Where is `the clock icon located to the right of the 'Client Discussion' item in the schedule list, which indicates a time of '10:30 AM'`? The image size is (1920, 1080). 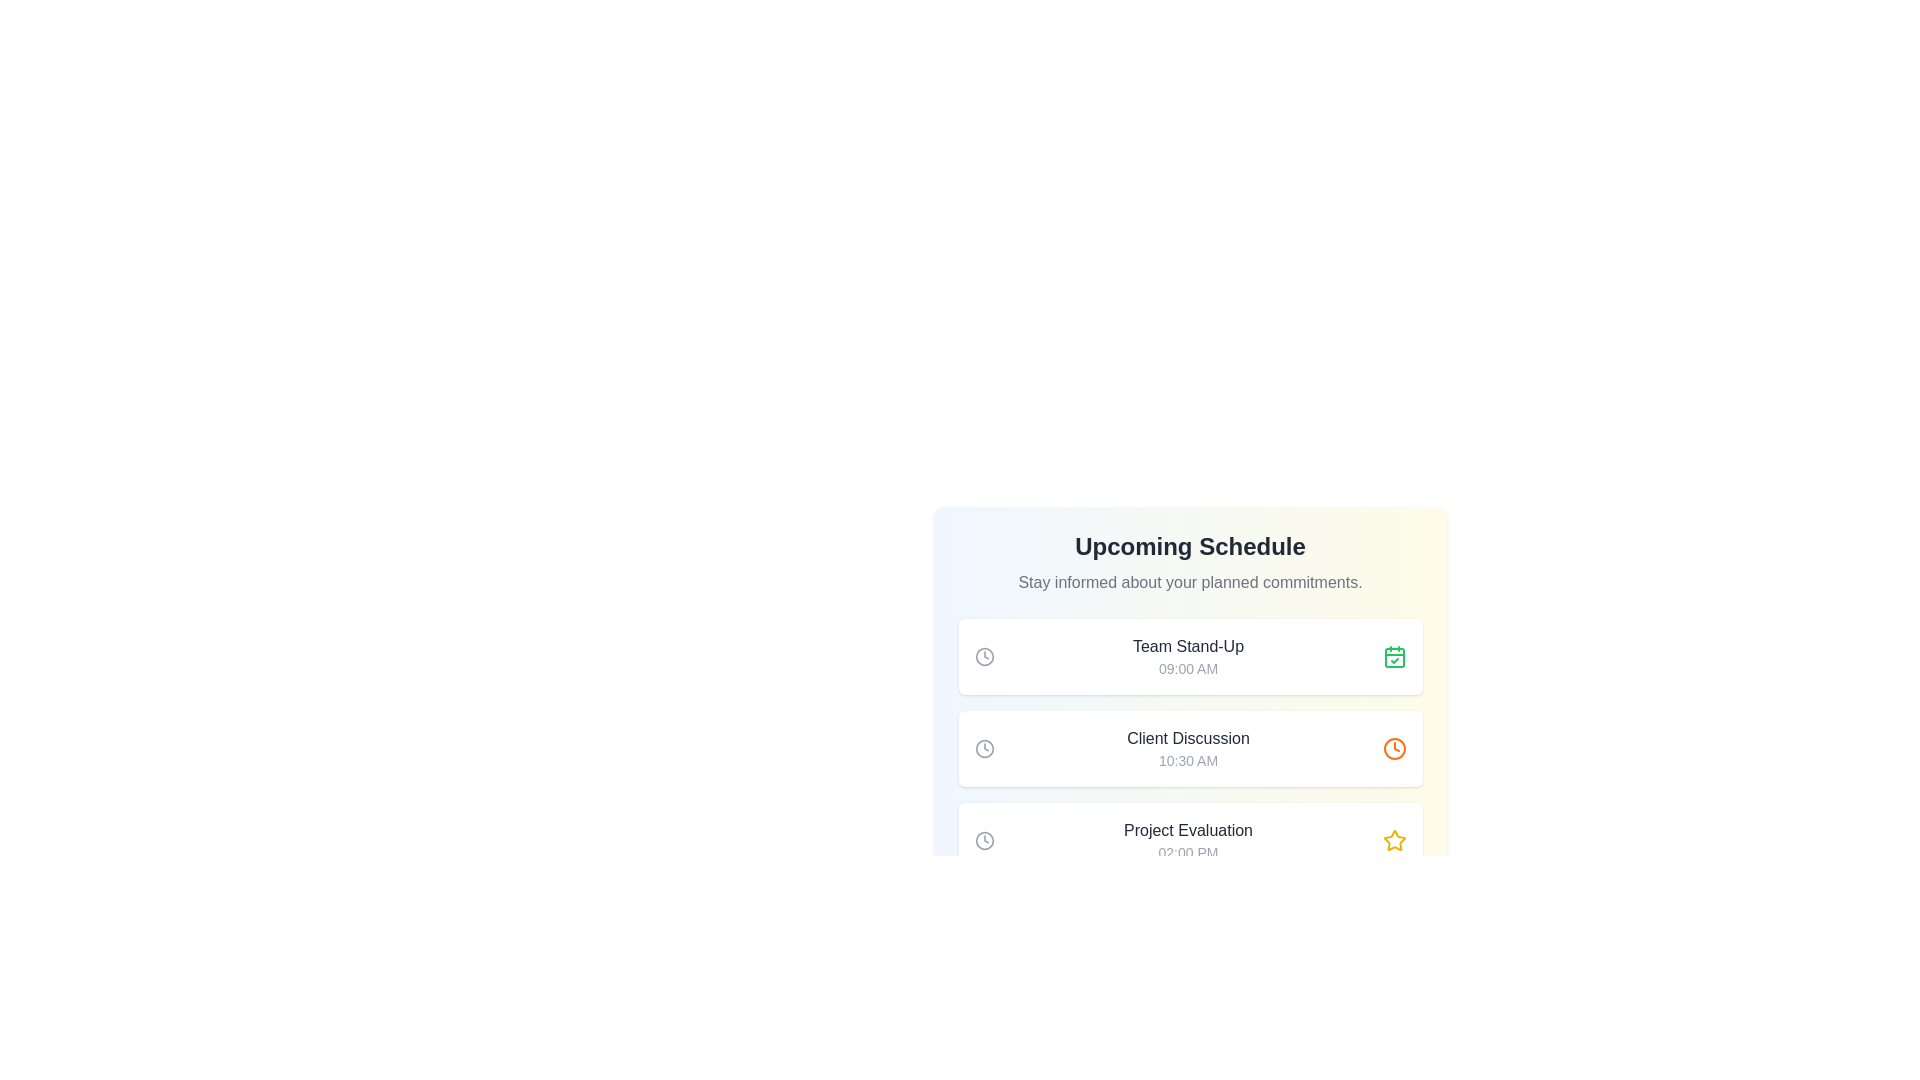 the clock icon located to the right of the 'Client Discussion' item in the schedule list, which indicates a time of '10:30 AM' is located at coordinates (1393, 748).